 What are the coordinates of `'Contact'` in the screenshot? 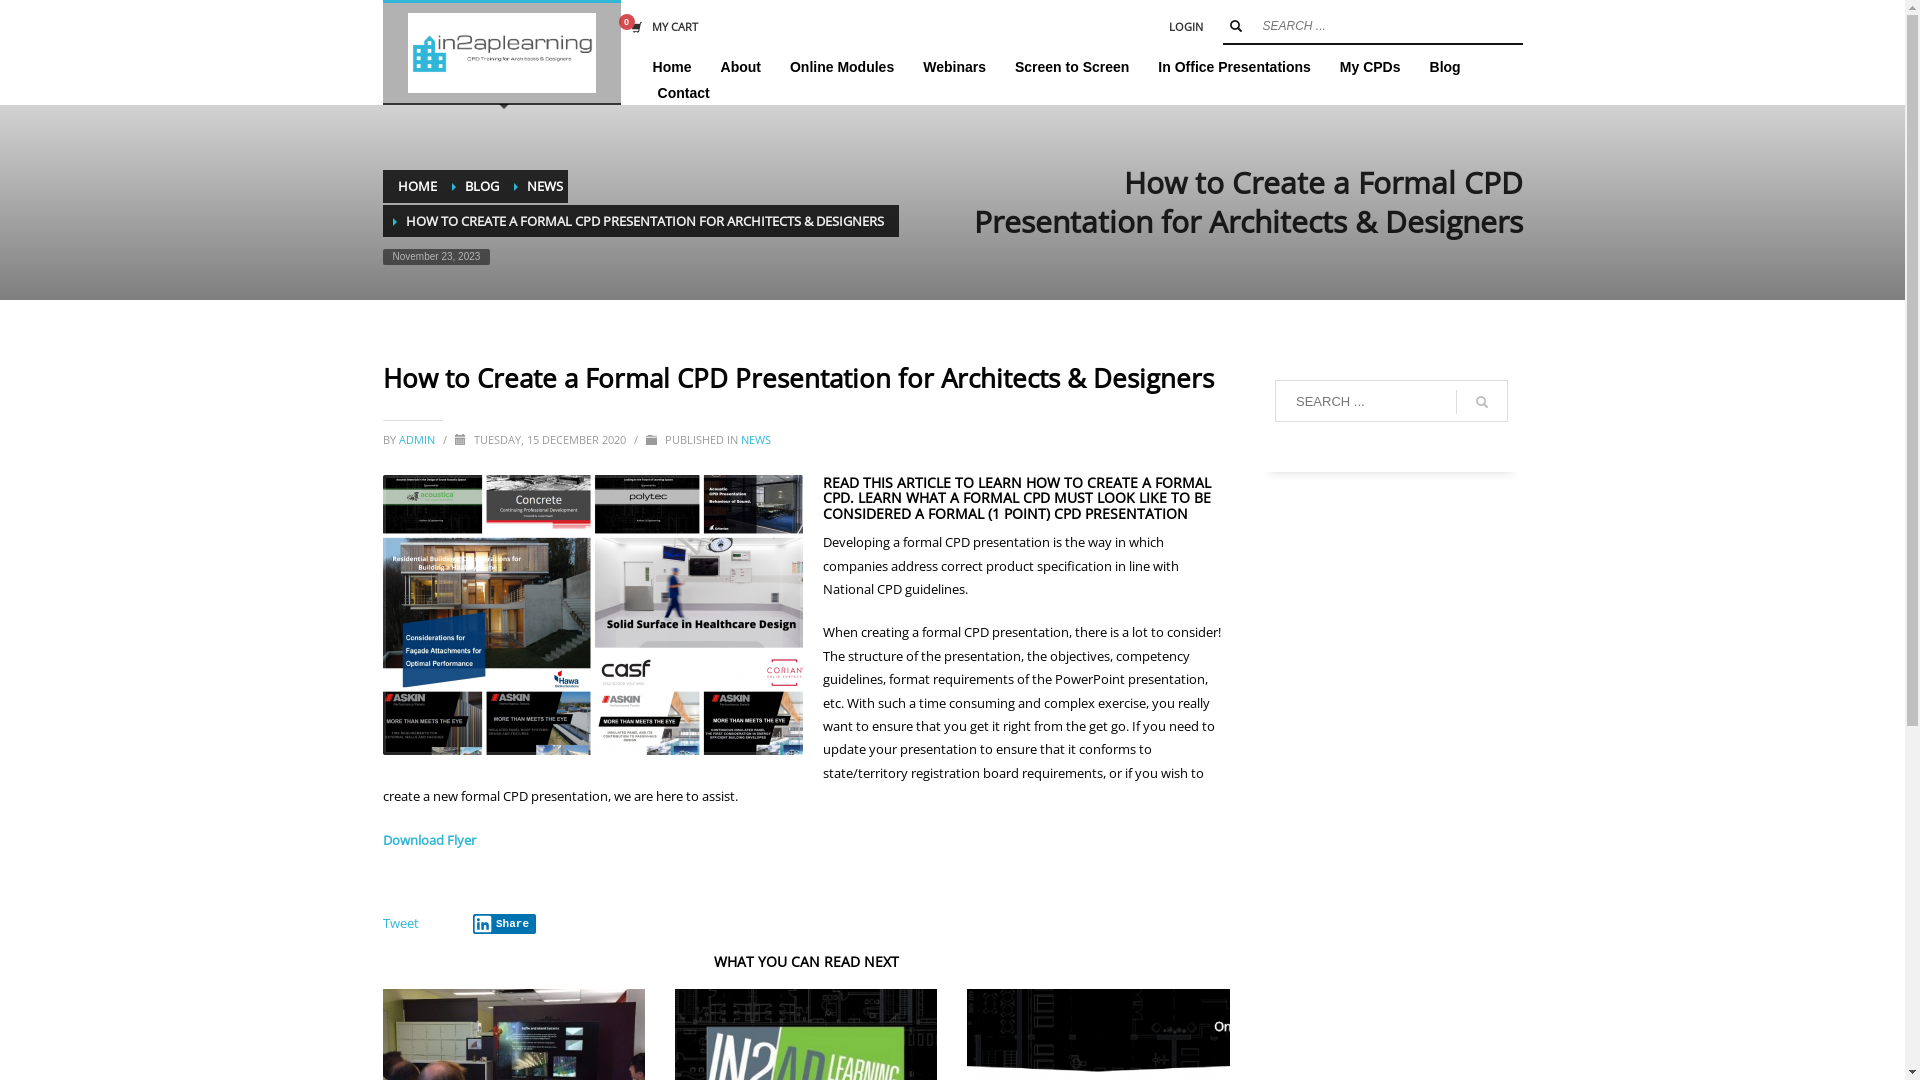 It's located at (684, 92).